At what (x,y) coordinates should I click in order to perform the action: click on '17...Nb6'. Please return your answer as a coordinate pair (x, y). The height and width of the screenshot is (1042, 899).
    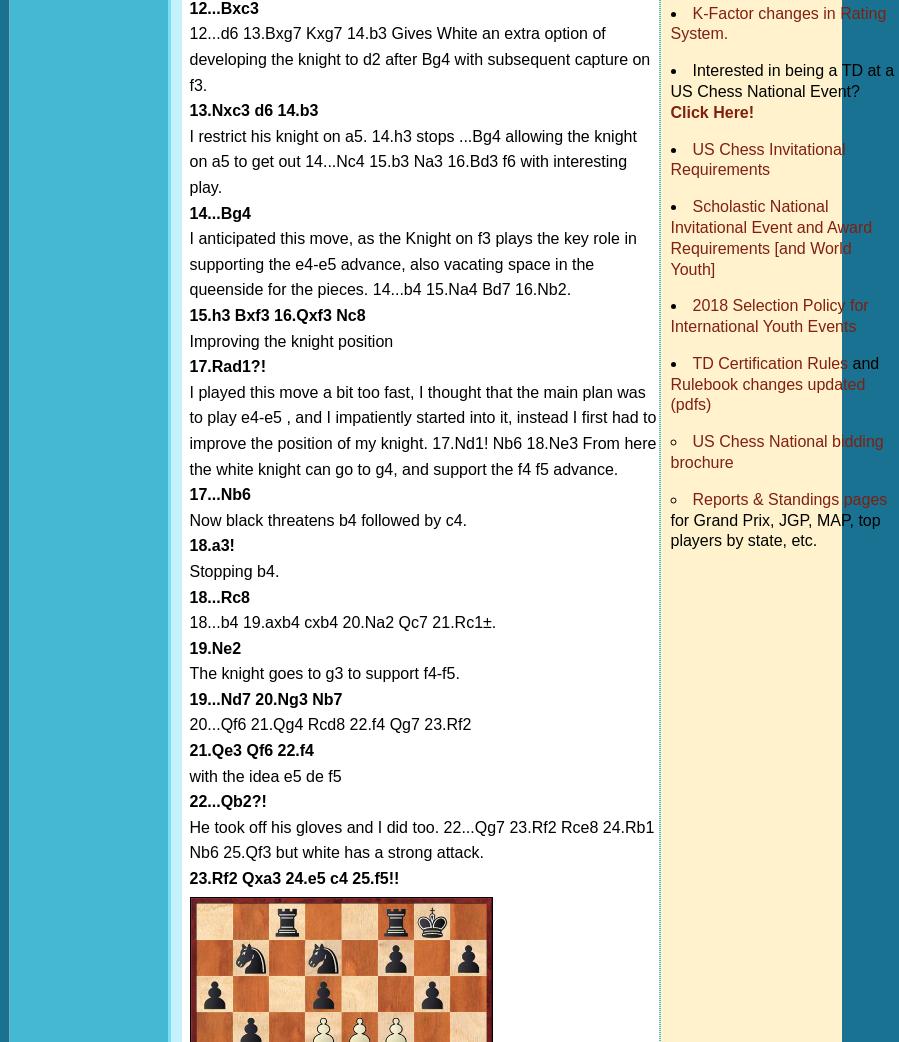
    Looking at the image, I should click on (219, 494).